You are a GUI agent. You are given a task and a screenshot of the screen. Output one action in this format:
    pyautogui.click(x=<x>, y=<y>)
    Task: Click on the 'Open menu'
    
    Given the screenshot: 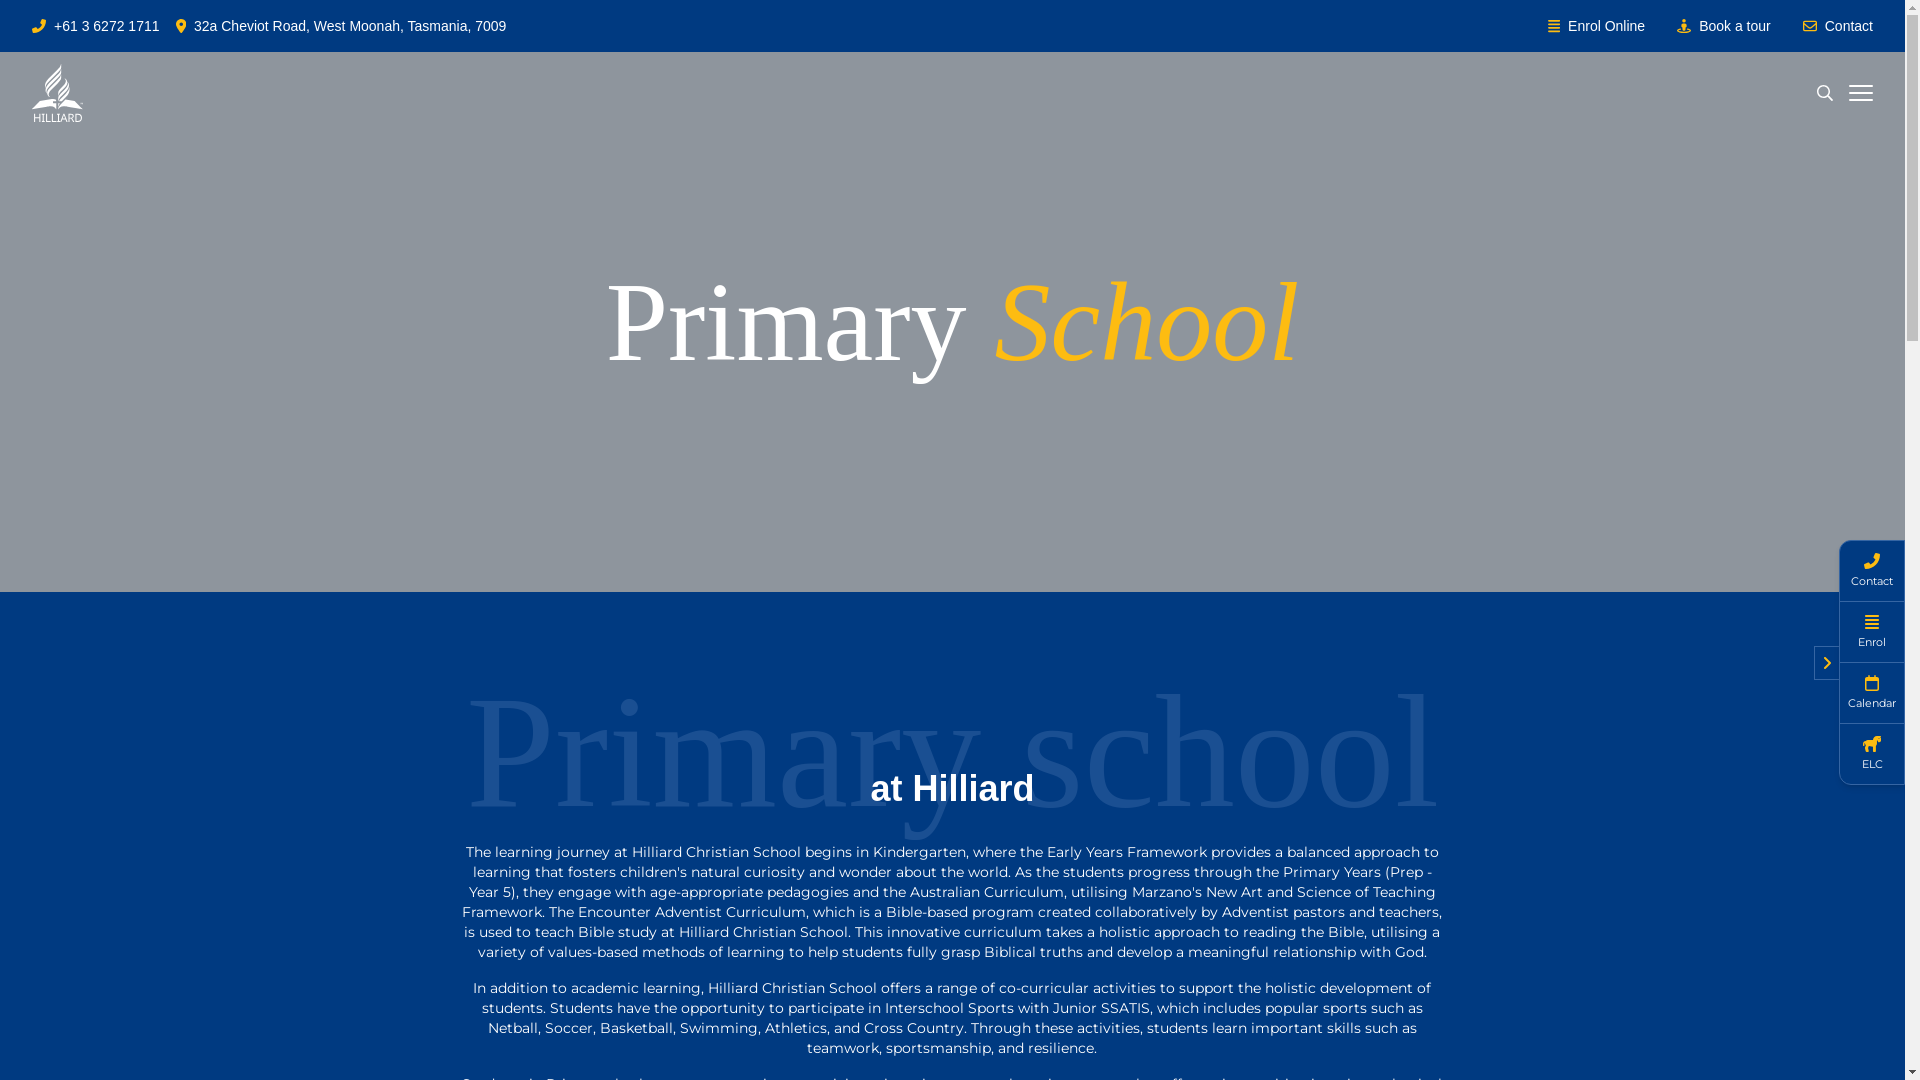 What is the action you would take?
    pyautogui.click(x=1847, y=92)
    